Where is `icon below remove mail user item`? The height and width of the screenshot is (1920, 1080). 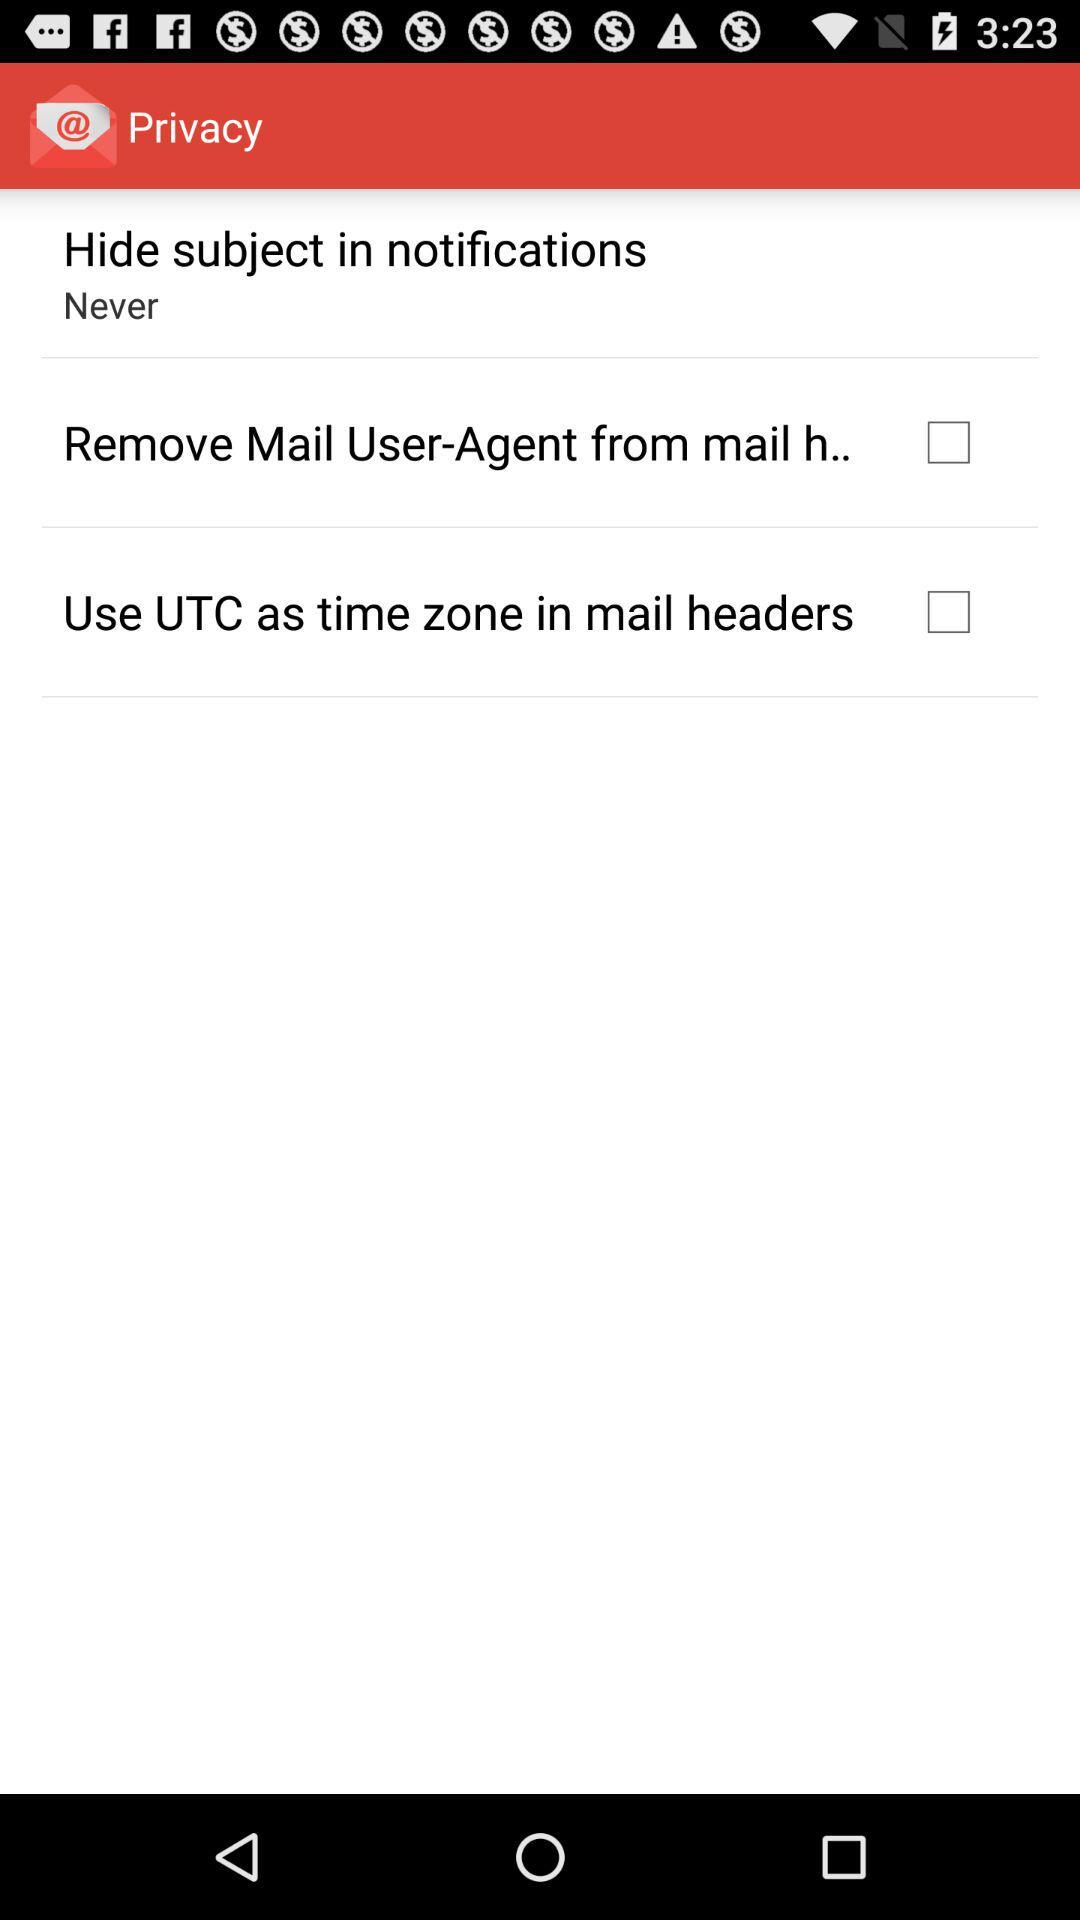 icon below remove mail user item is located at coordinates (458, 610).